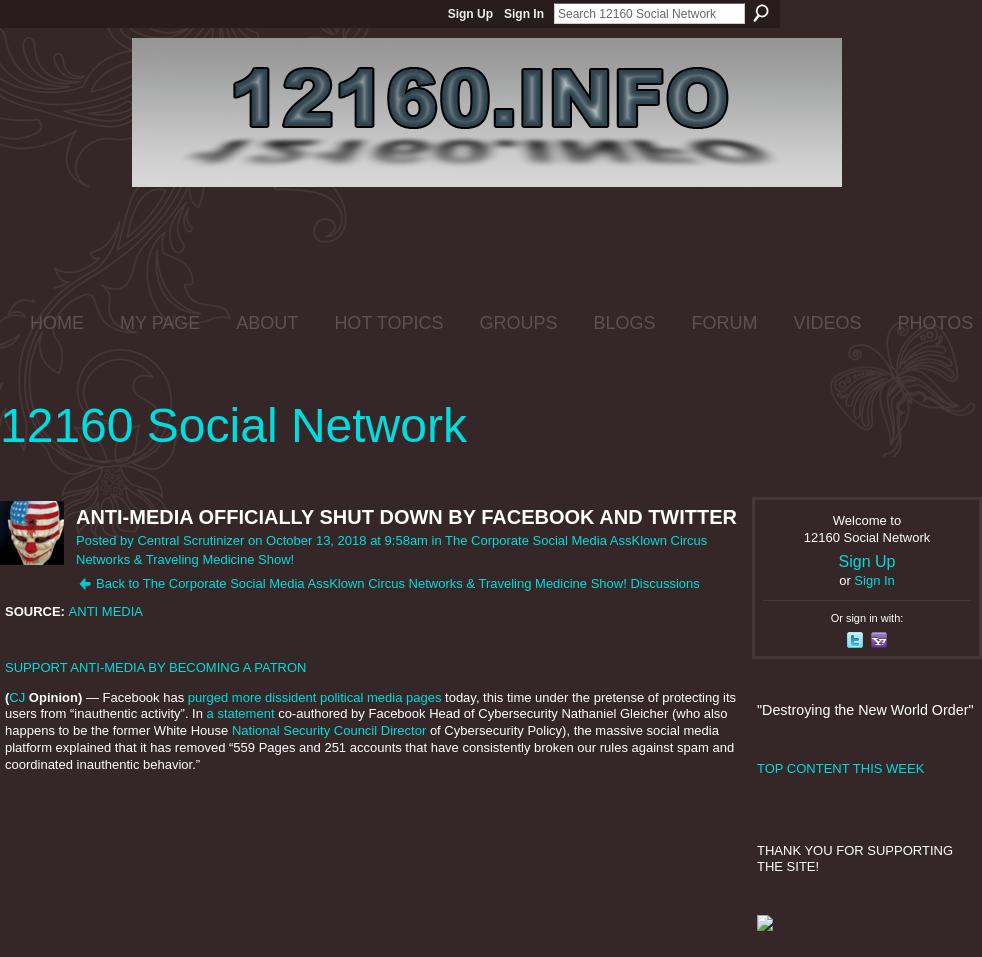 This screenshot has height=957, width=982. What do you see at coordinates (4, 747) in the screenshot?
I see `'of Cybersecurity Policy), the massive social media platform explained that it has removed “559 Pages and 251 accounts that have consistently broken our rules against spam and coordinated inauthentic behavior.”'` at bounding box center [4, 747].